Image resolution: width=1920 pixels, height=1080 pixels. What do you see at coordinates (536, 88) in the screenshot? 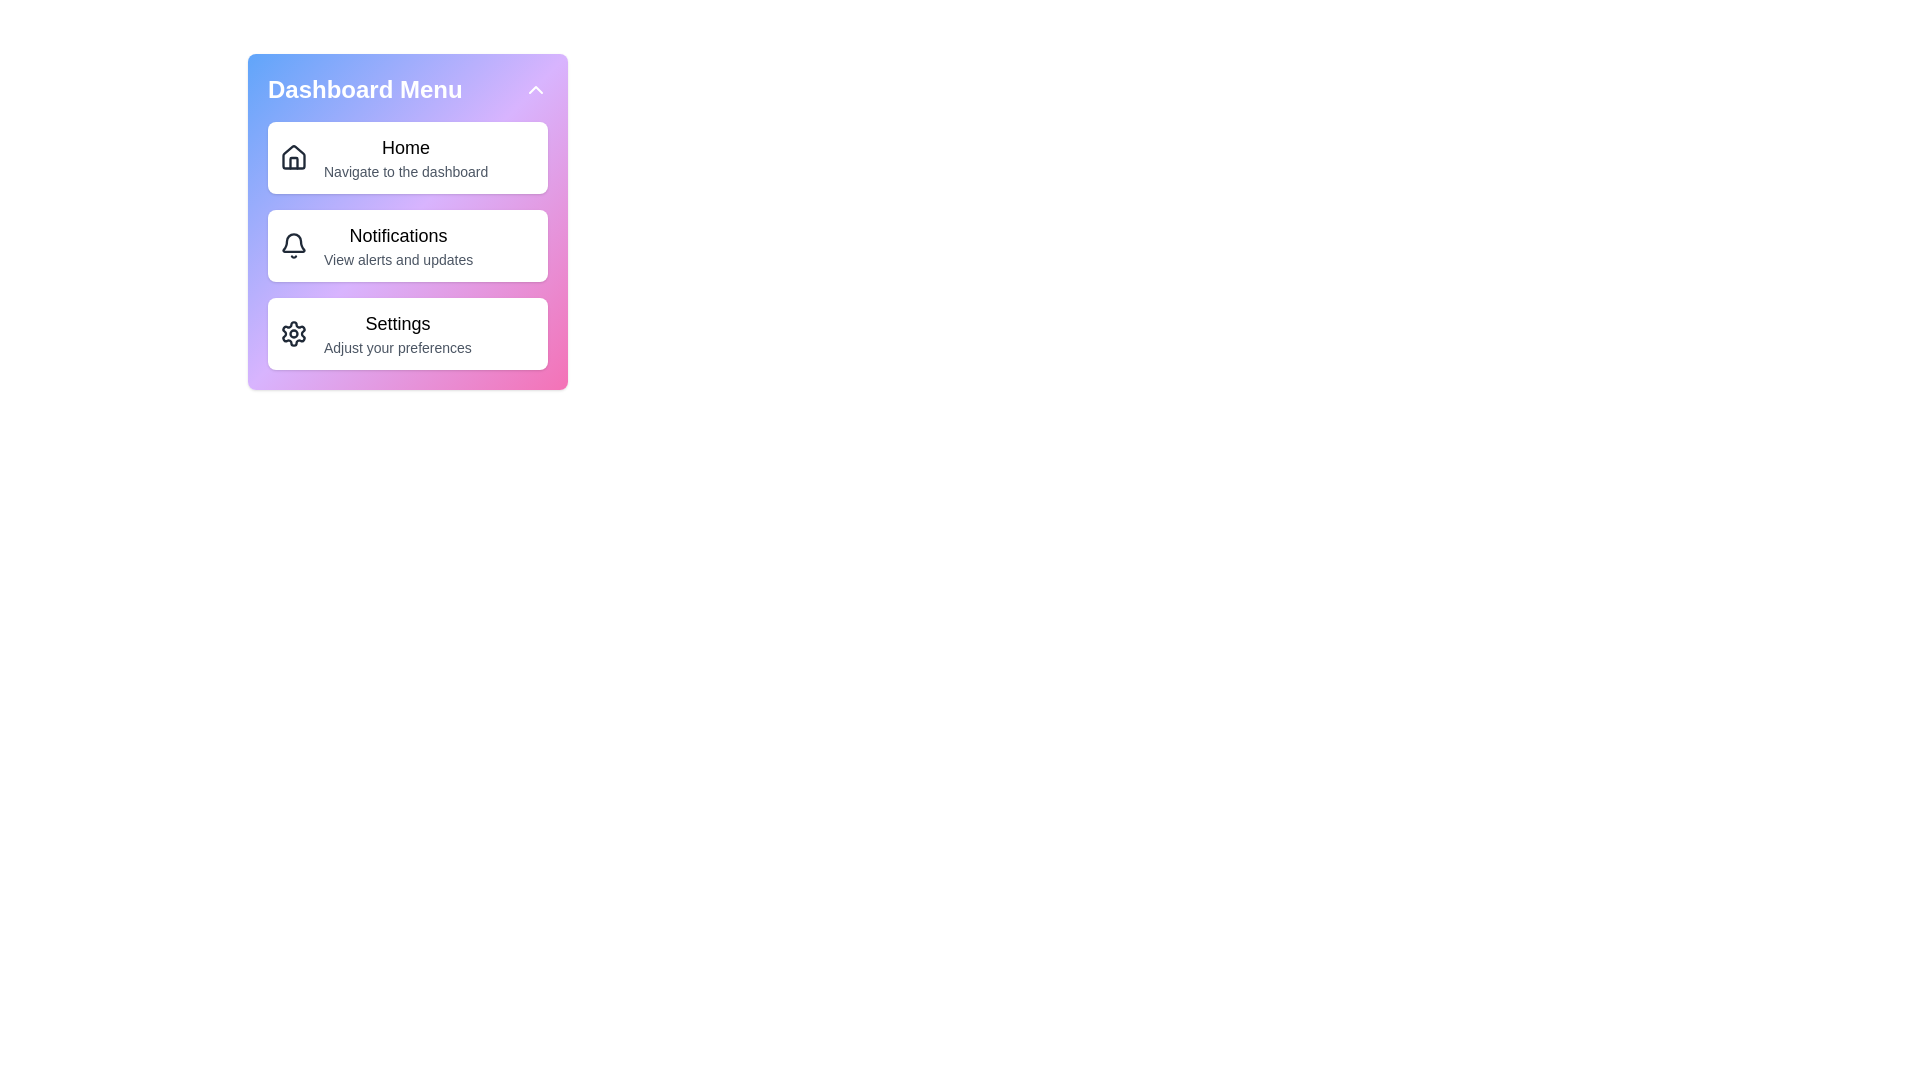
I see `button with the chevron icon to toggle the dashboard menu` at bounding box center [536, 88].